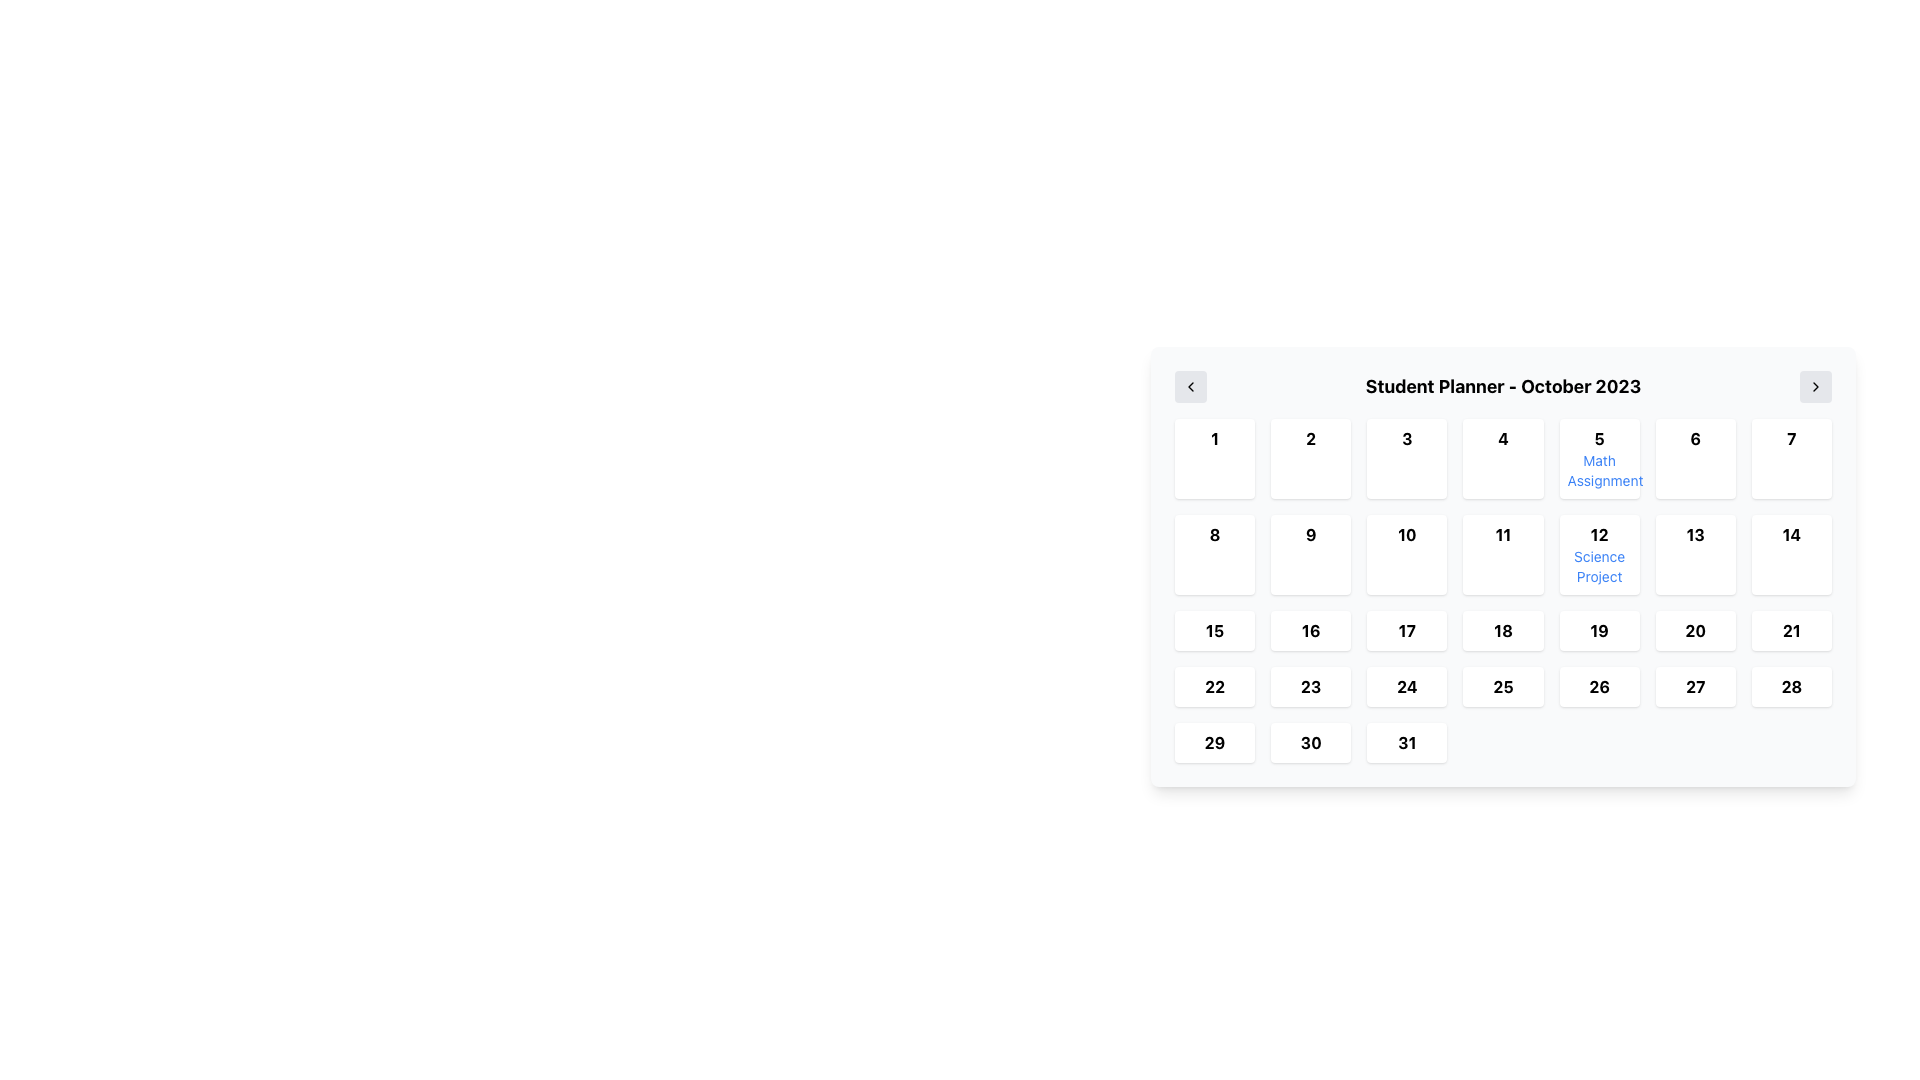 The image size is (1920, 1080). I want to click on the Calendar Date Cell labeled '27', so click(1694, 685).